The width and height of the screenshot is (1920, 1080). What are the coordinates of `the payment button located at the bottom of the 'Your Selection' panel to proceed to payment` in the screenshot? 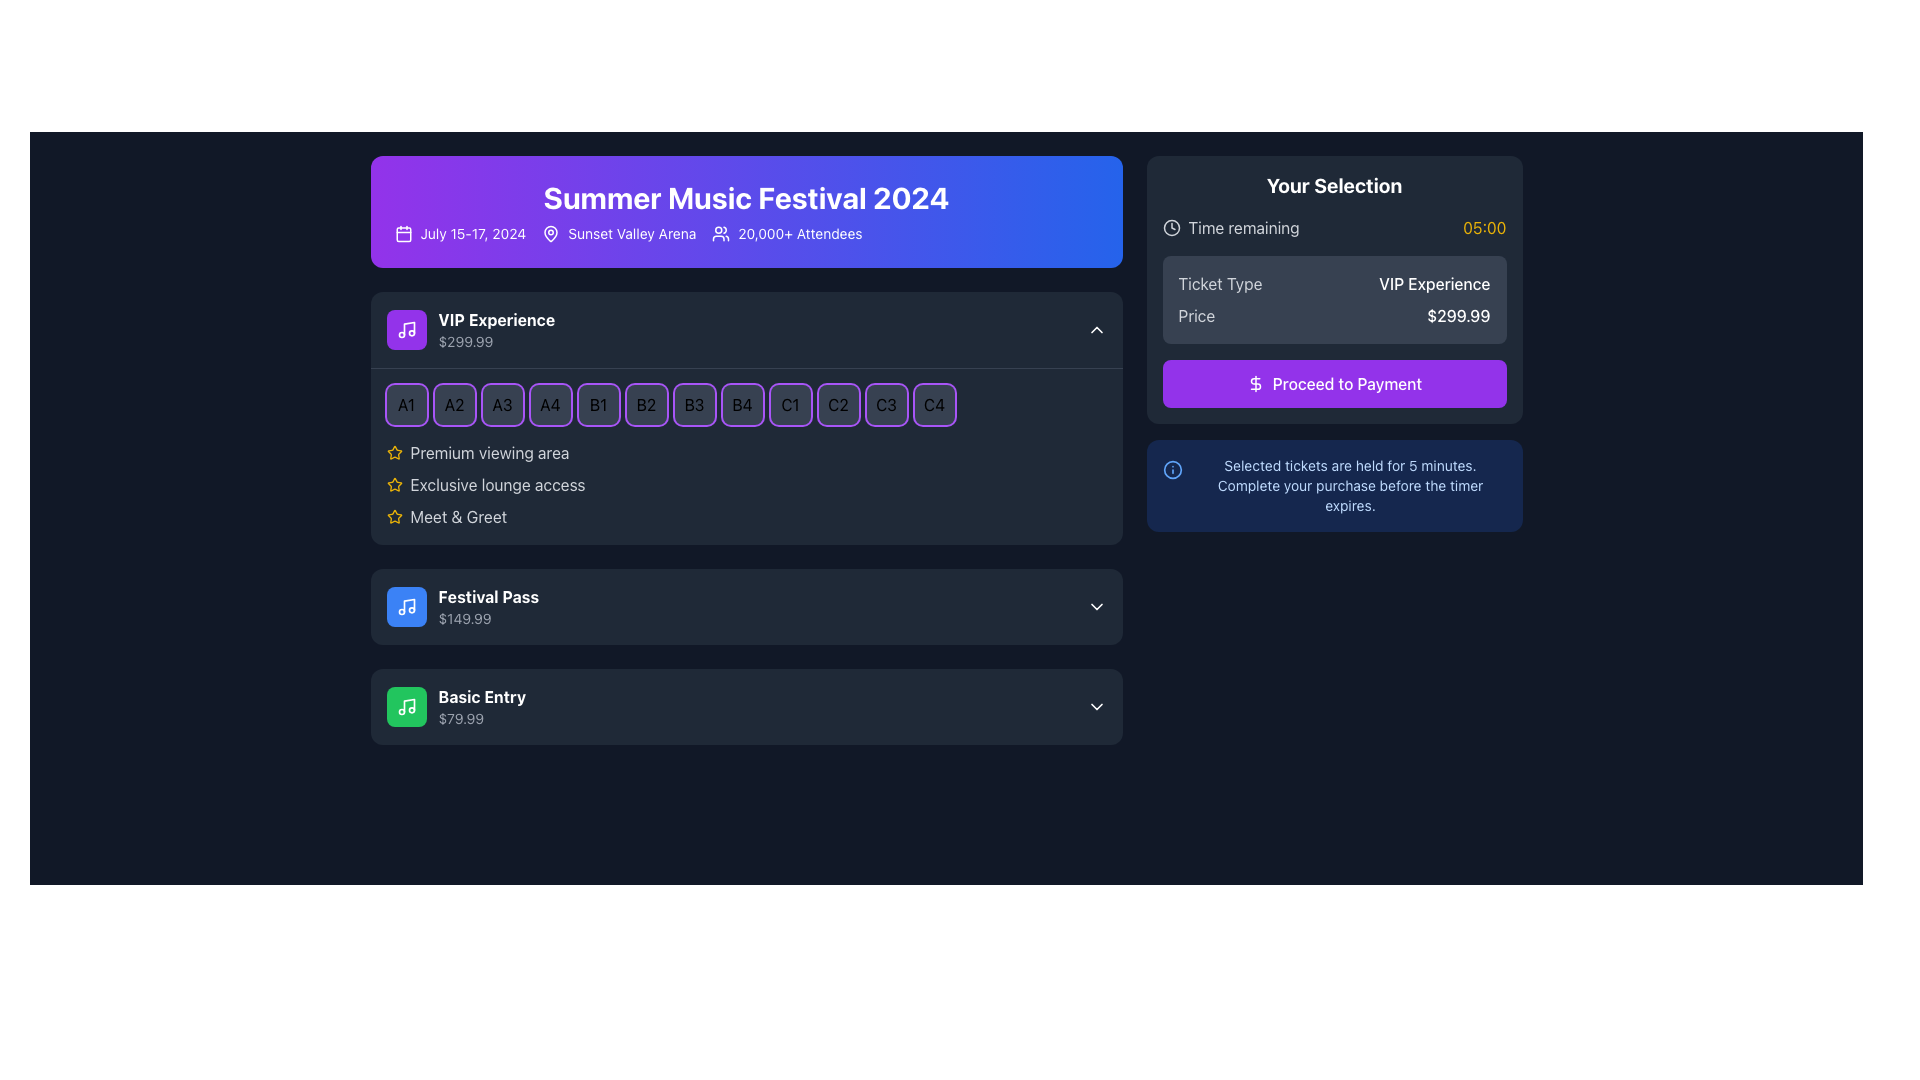 It's located at (1334, 384).